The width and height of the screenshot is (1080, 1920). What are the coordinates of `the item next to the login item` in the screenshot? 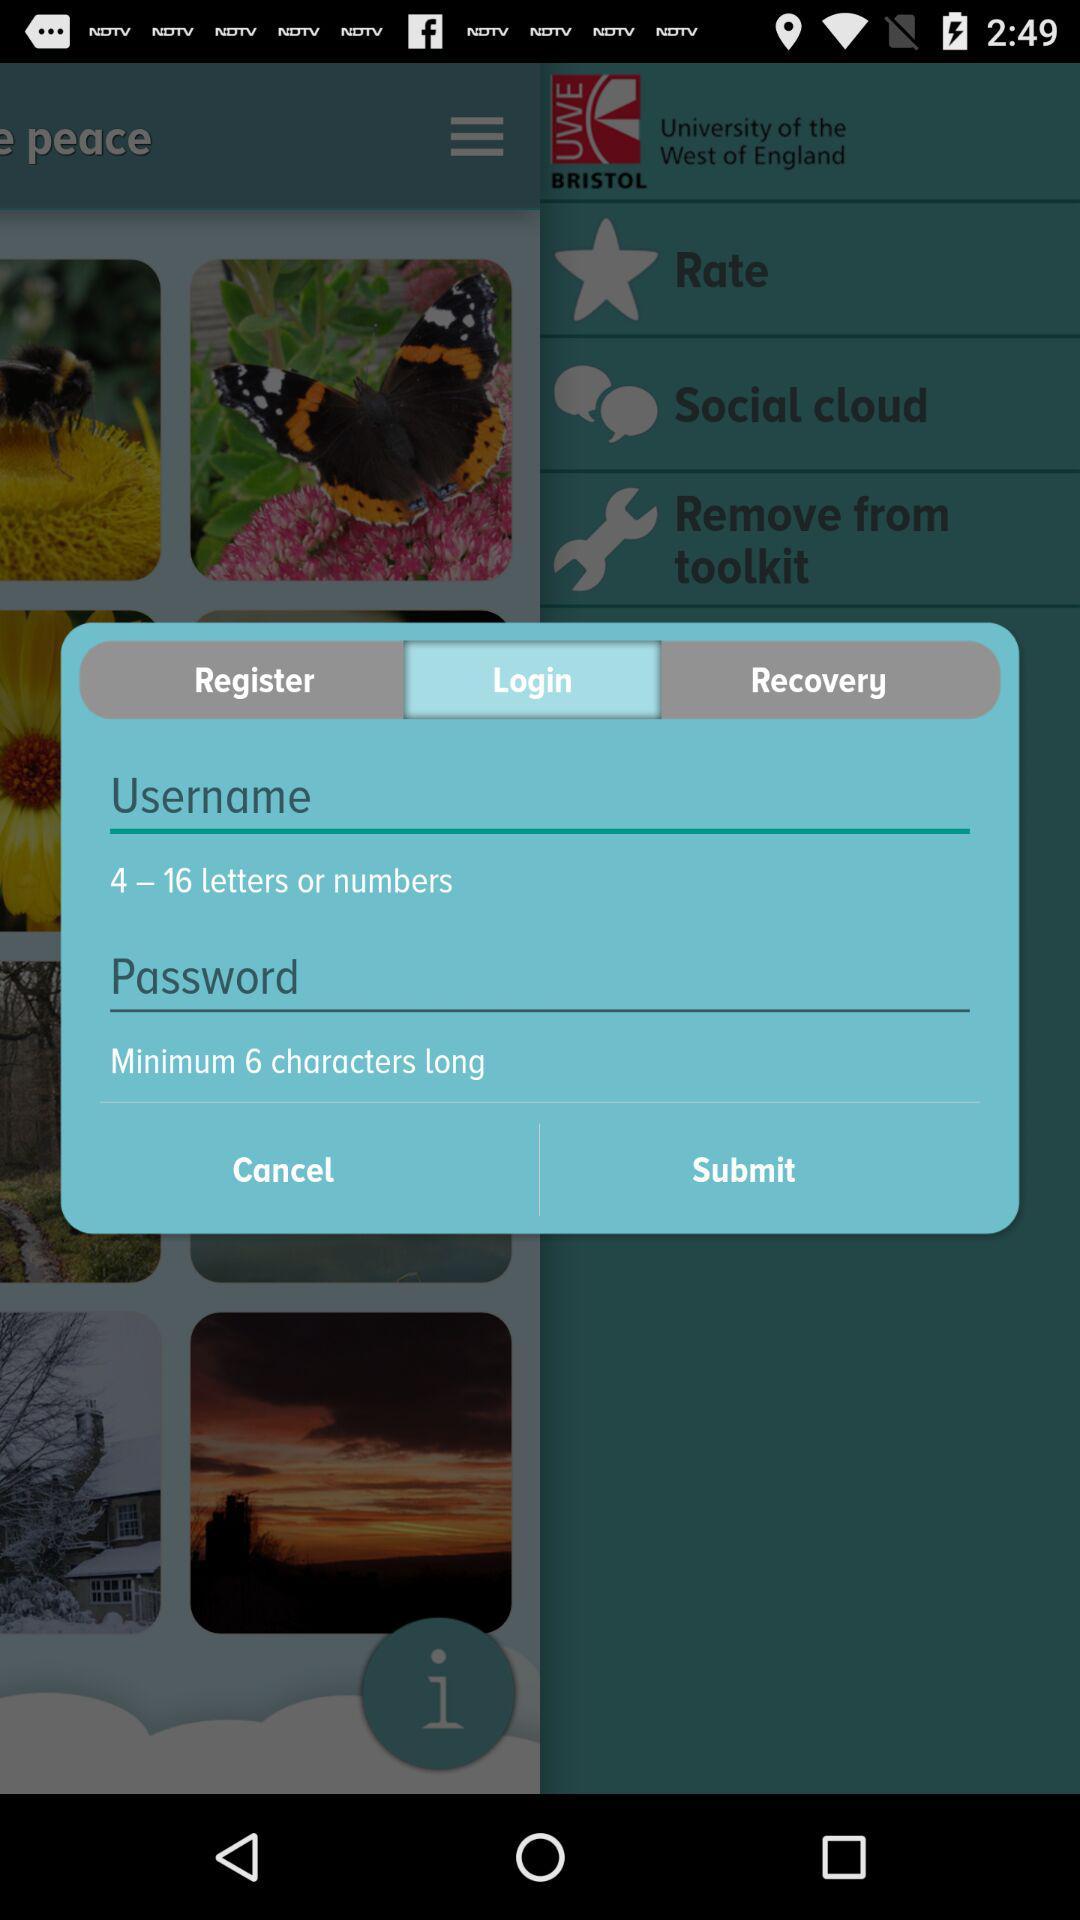 It's located at (240, 679).